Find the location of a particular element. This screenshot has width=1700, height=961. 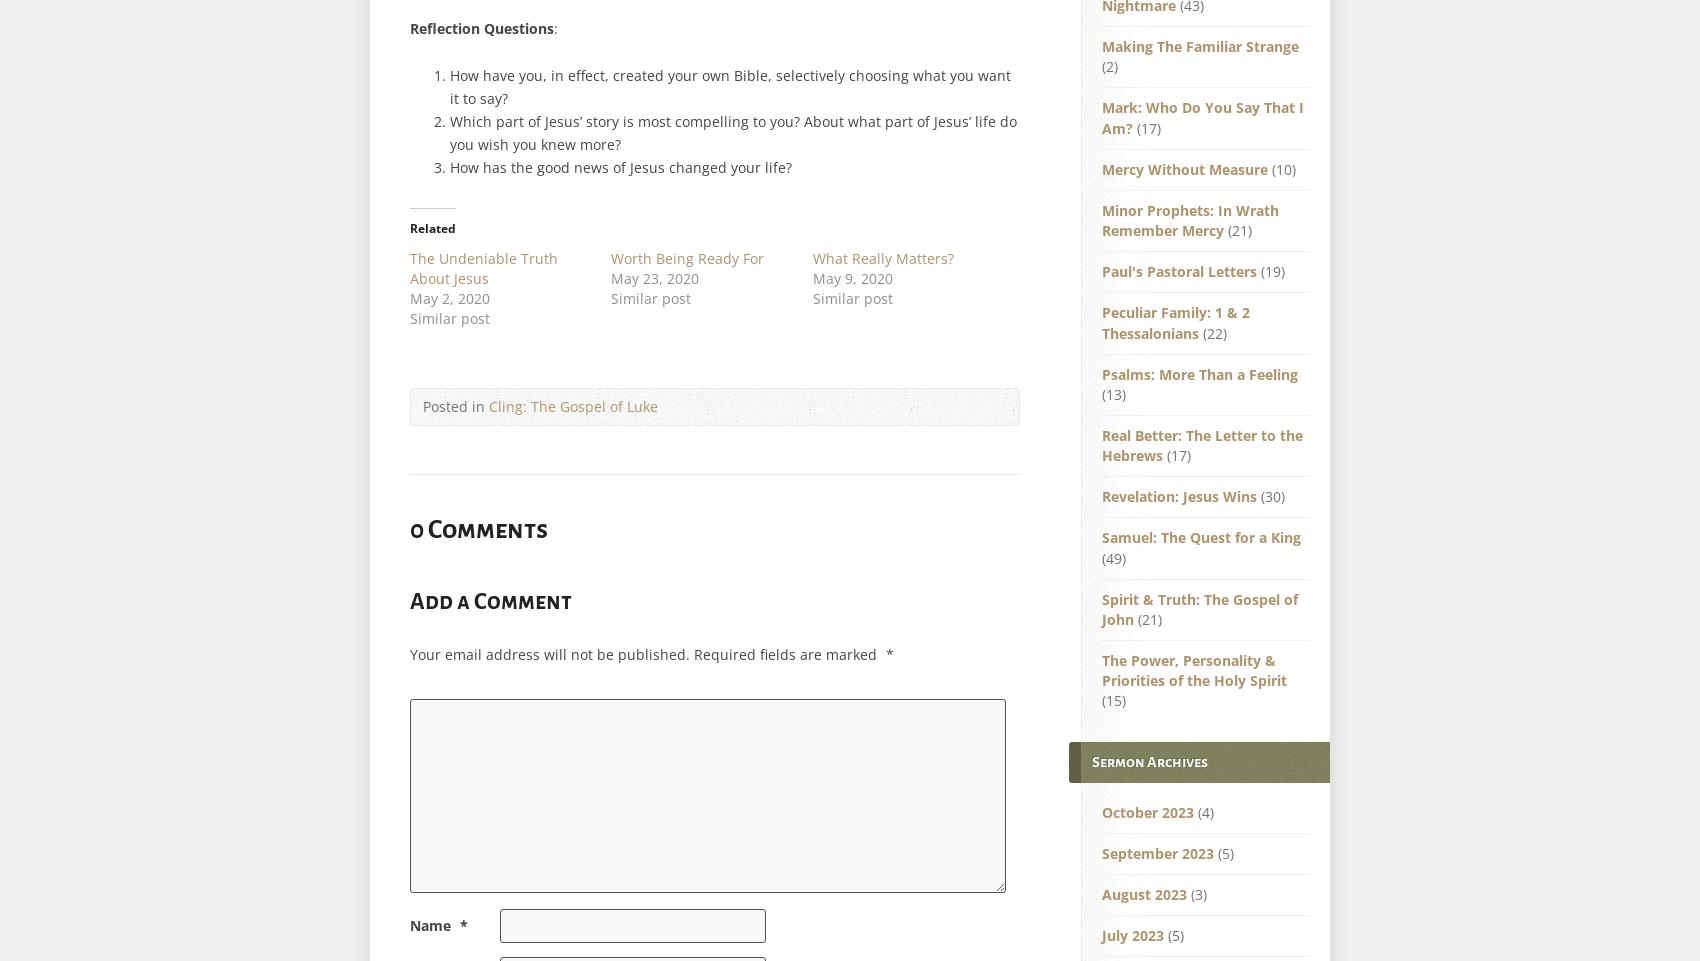

'(30)' is located at coordinates (1269, 496).